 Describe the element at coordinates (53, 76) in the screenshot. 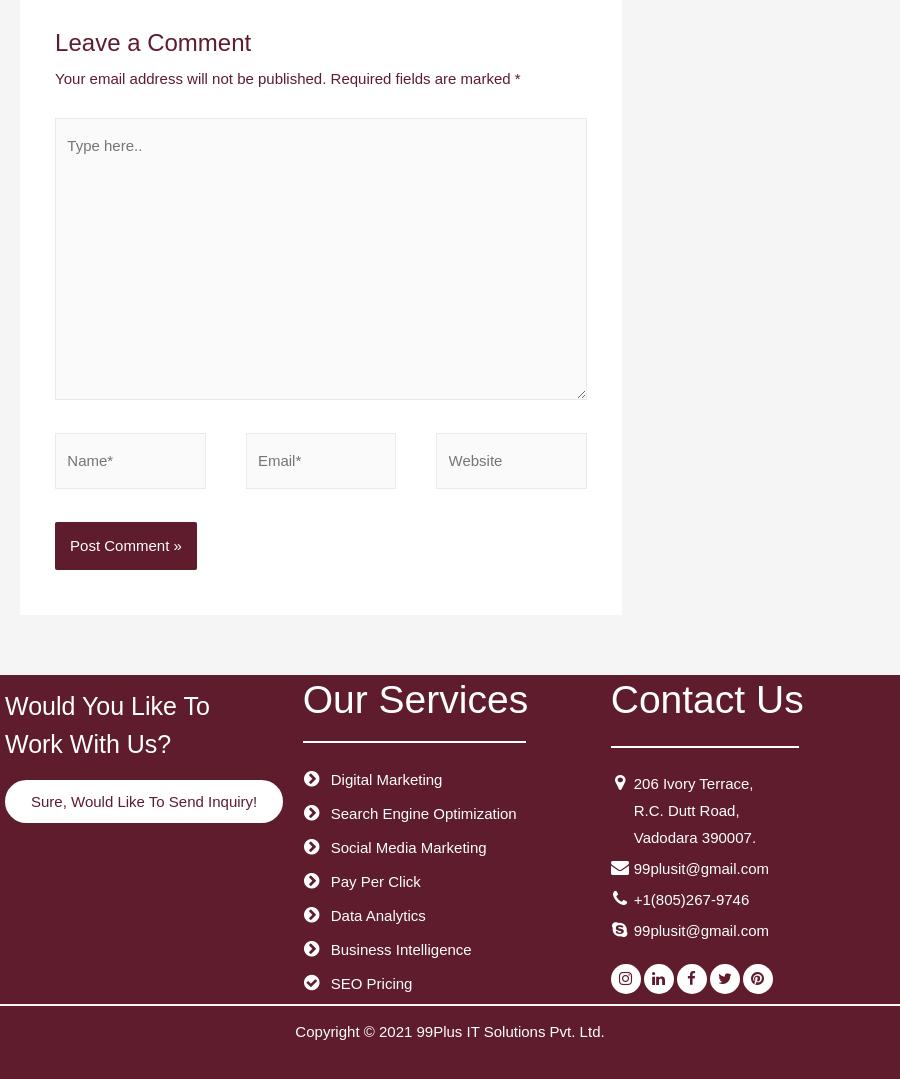

I see `'Your email address will not be published.'` at that location.